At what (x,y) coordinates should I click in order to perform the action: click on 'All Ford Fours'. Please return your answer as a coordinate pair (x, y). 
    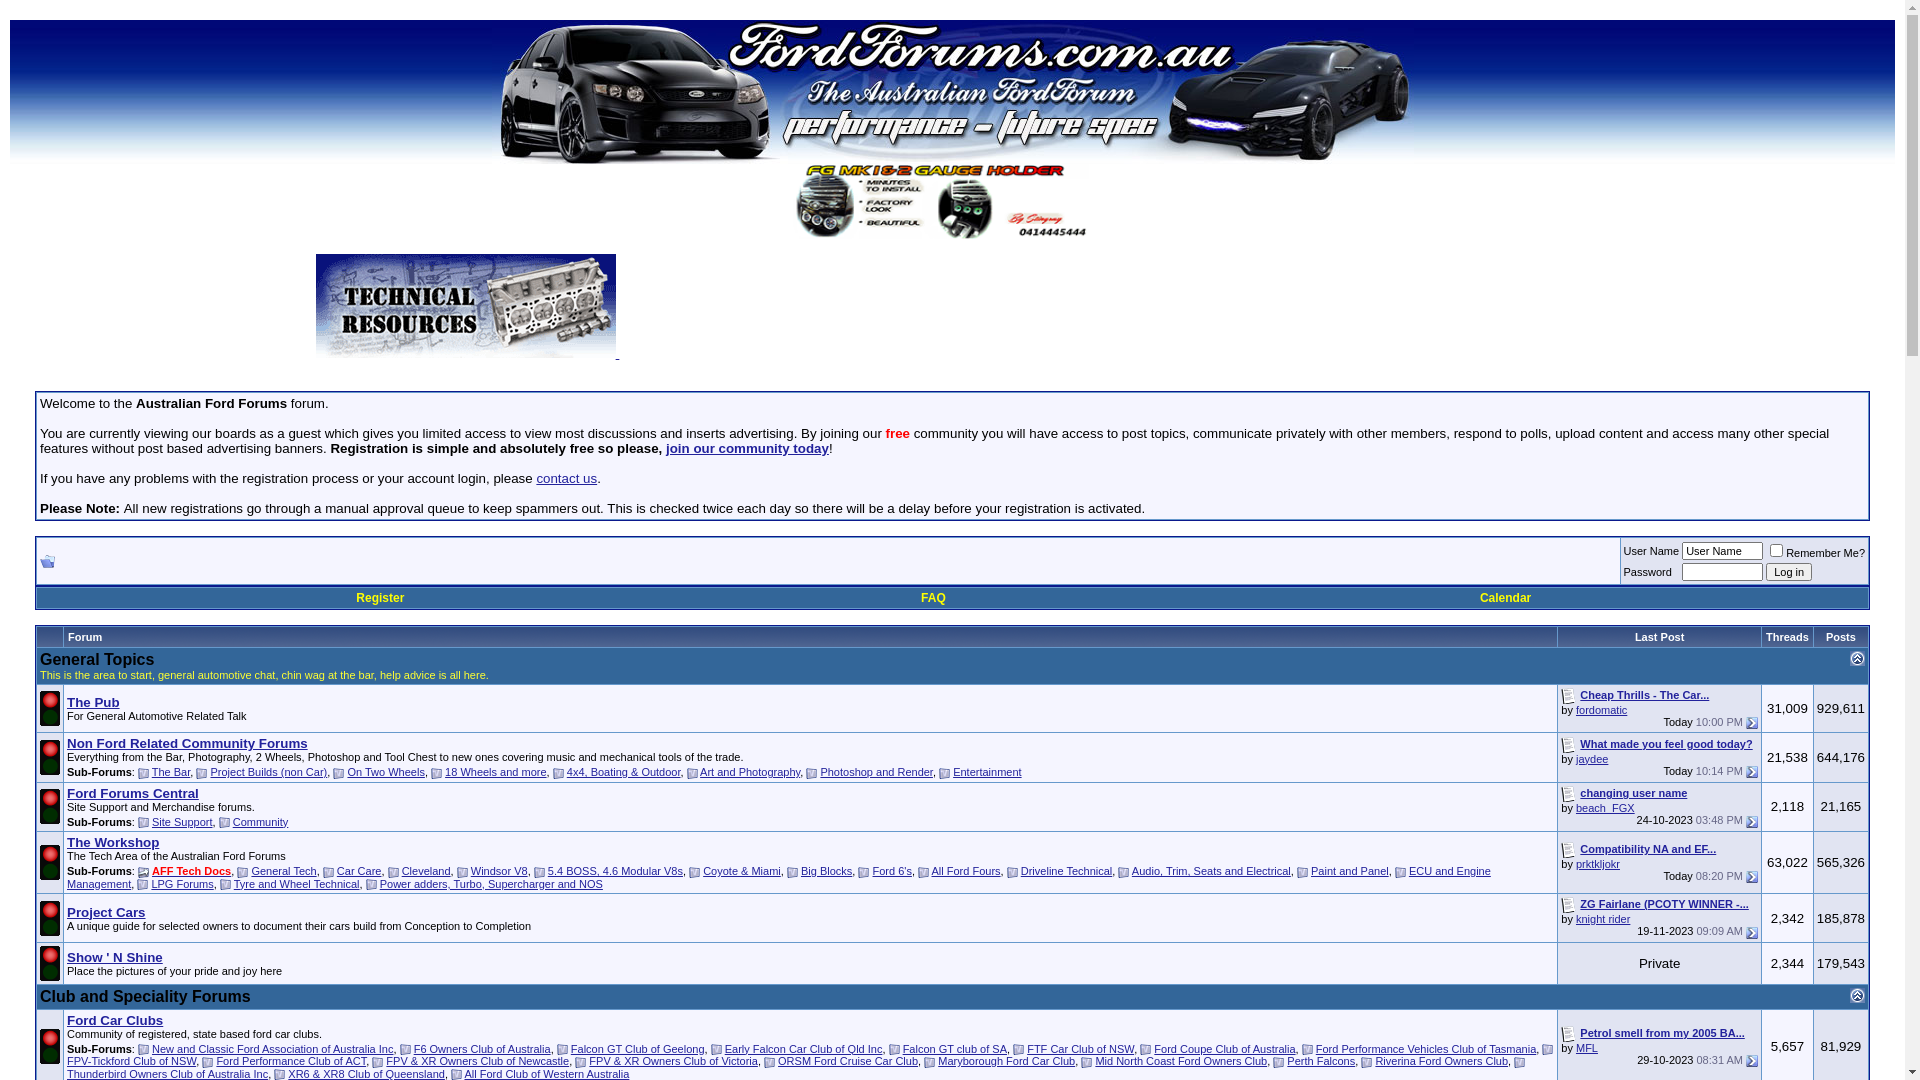
    Looking at the image, I should click on (966, 870).